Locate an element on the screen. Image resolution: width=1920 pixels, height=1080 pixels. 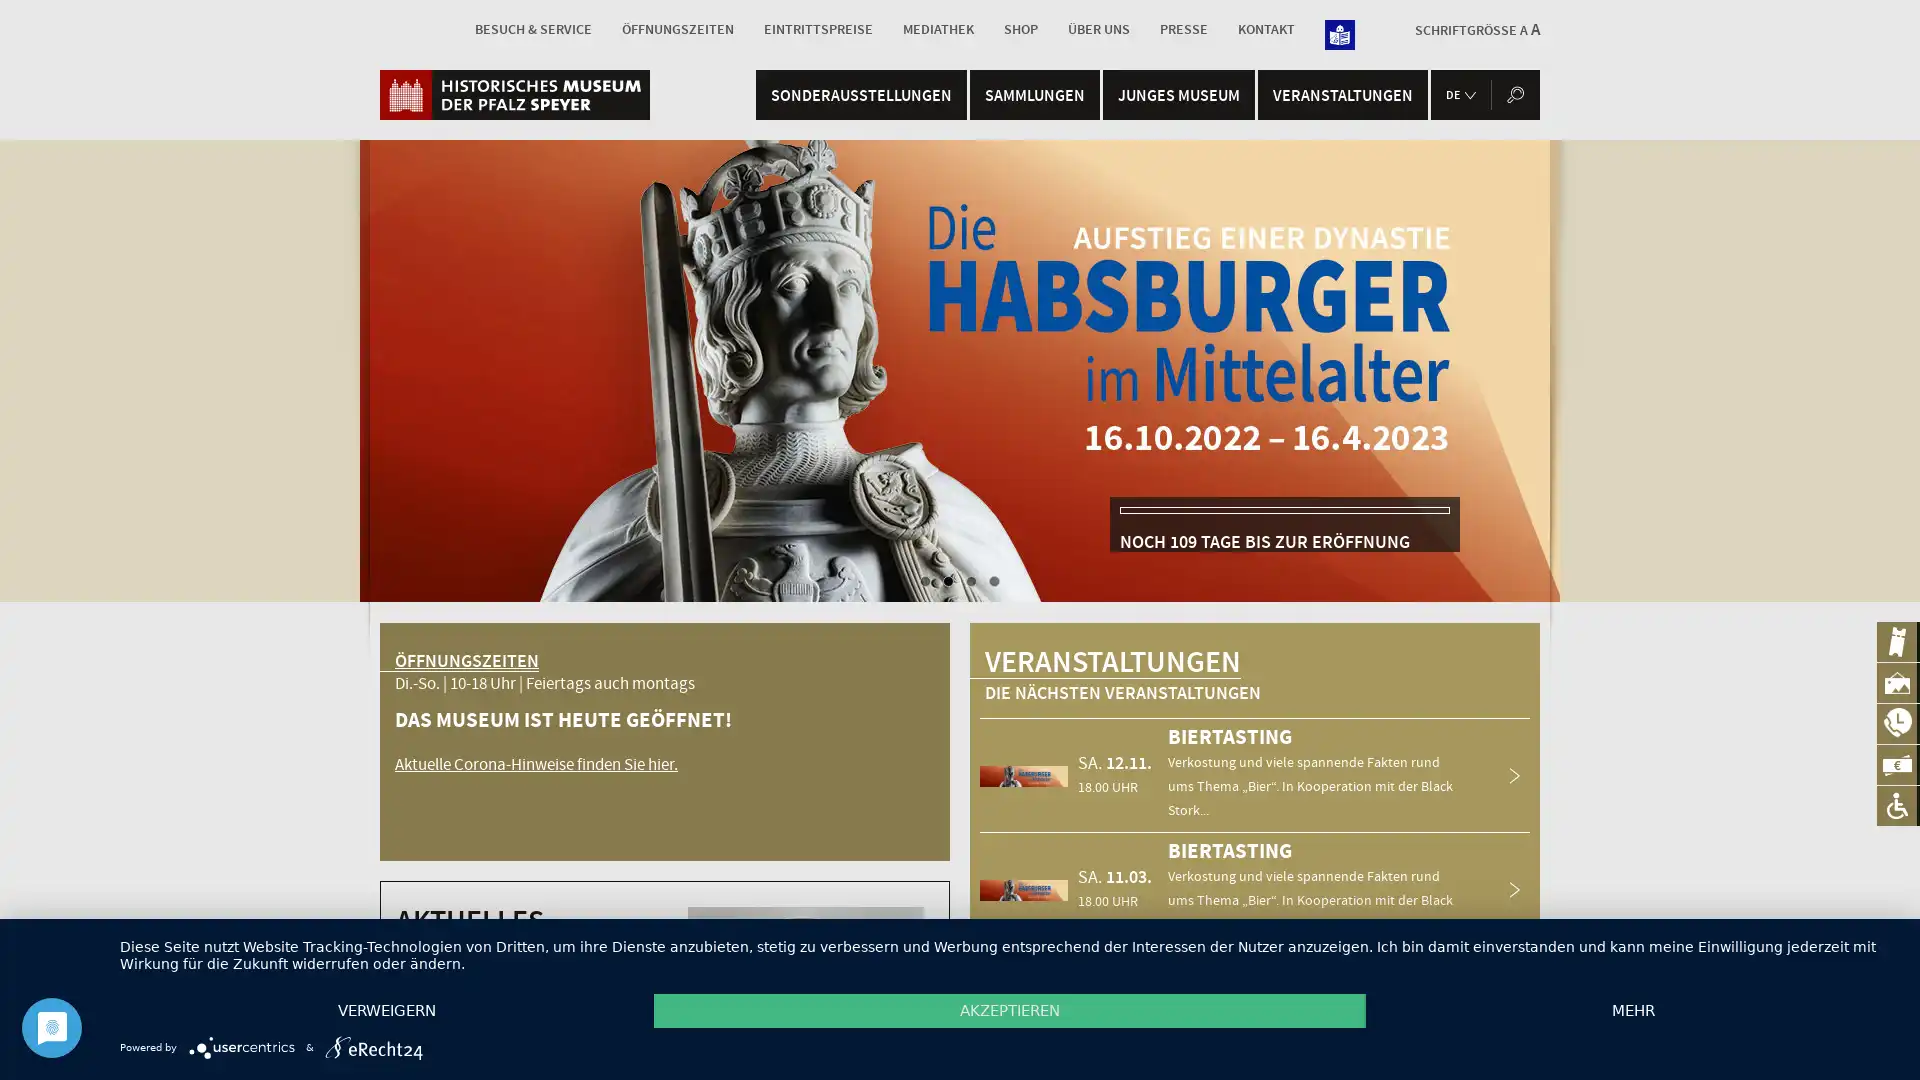
Verweigern is located at coordinates (387, 1010).